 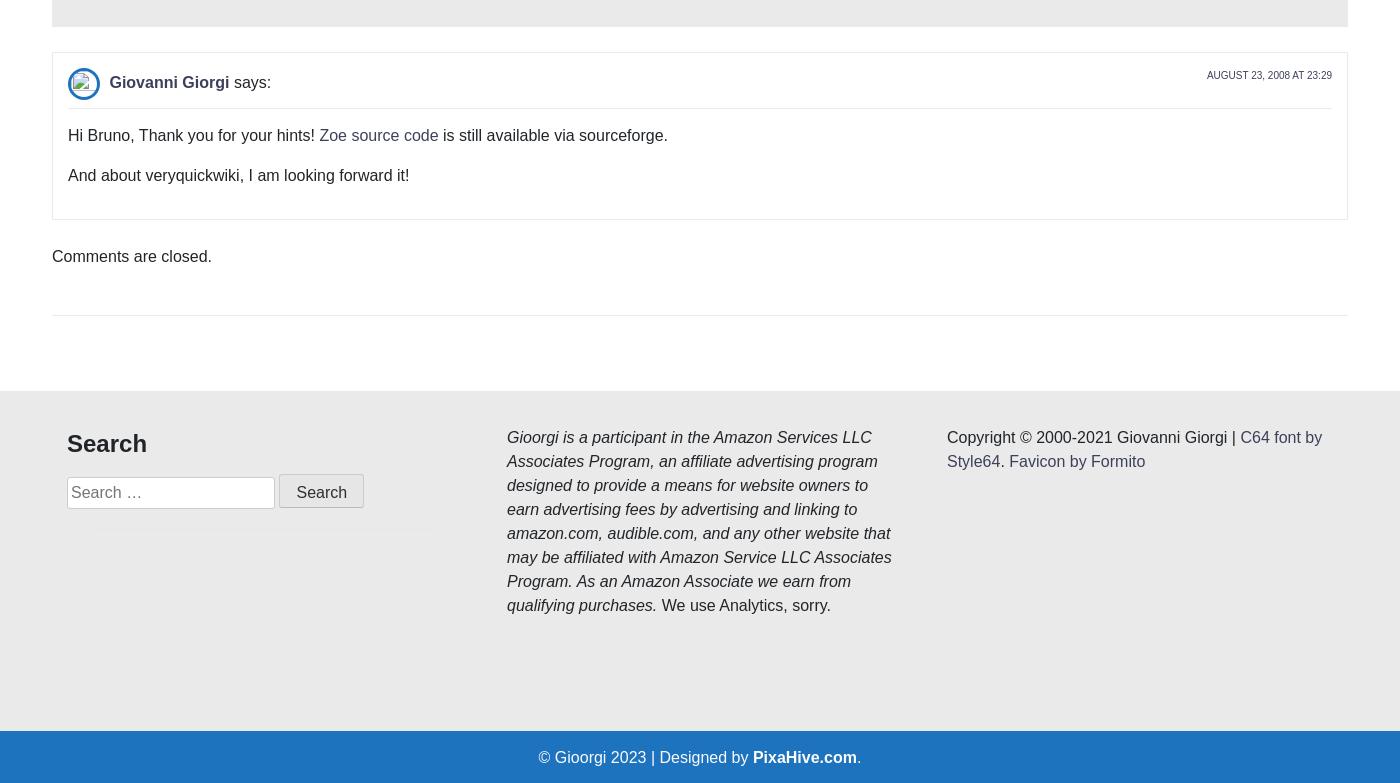 I want to click on '©  Gioorgi 2023', so click(x=594, y=457).